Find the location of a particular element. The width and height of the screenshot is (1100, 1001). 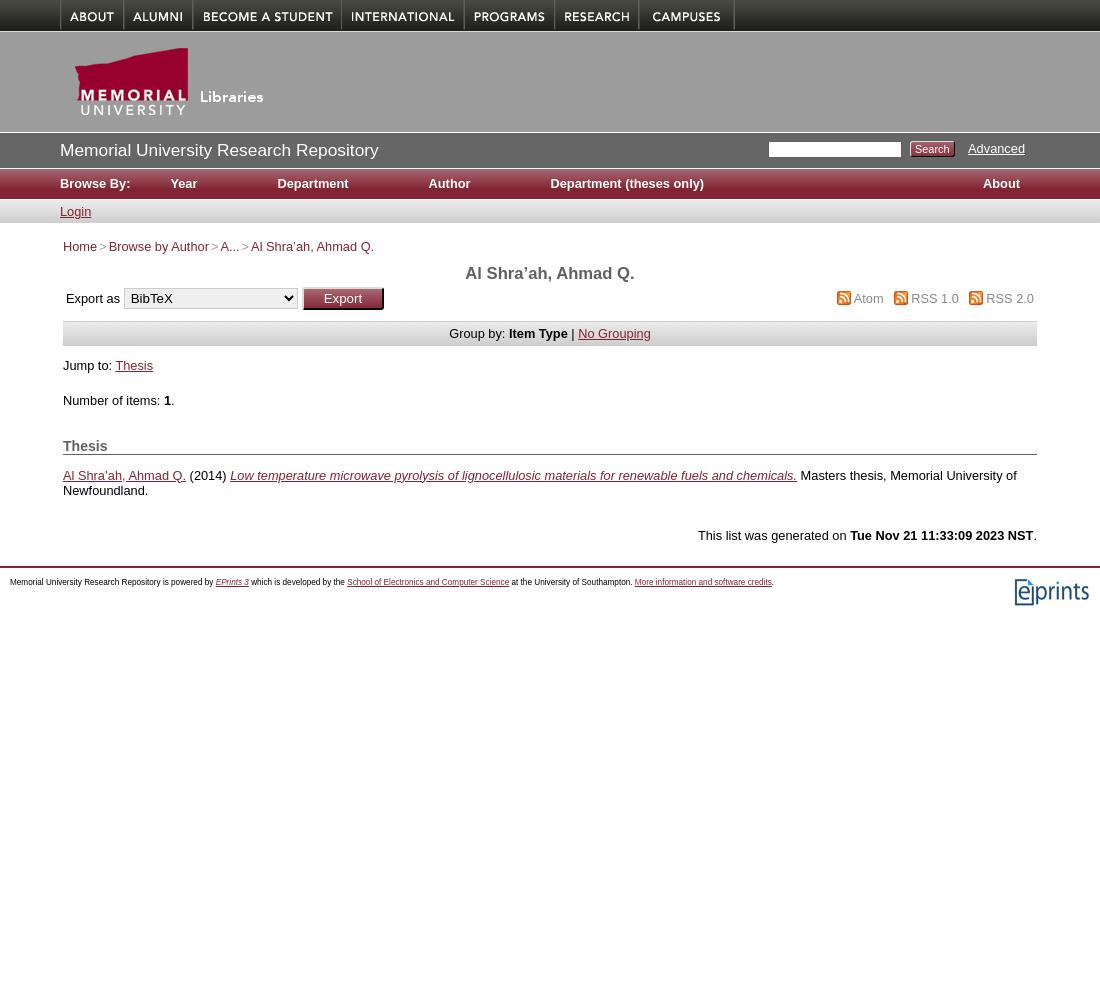

'No Grouping' is located at coordinates (613, 332).